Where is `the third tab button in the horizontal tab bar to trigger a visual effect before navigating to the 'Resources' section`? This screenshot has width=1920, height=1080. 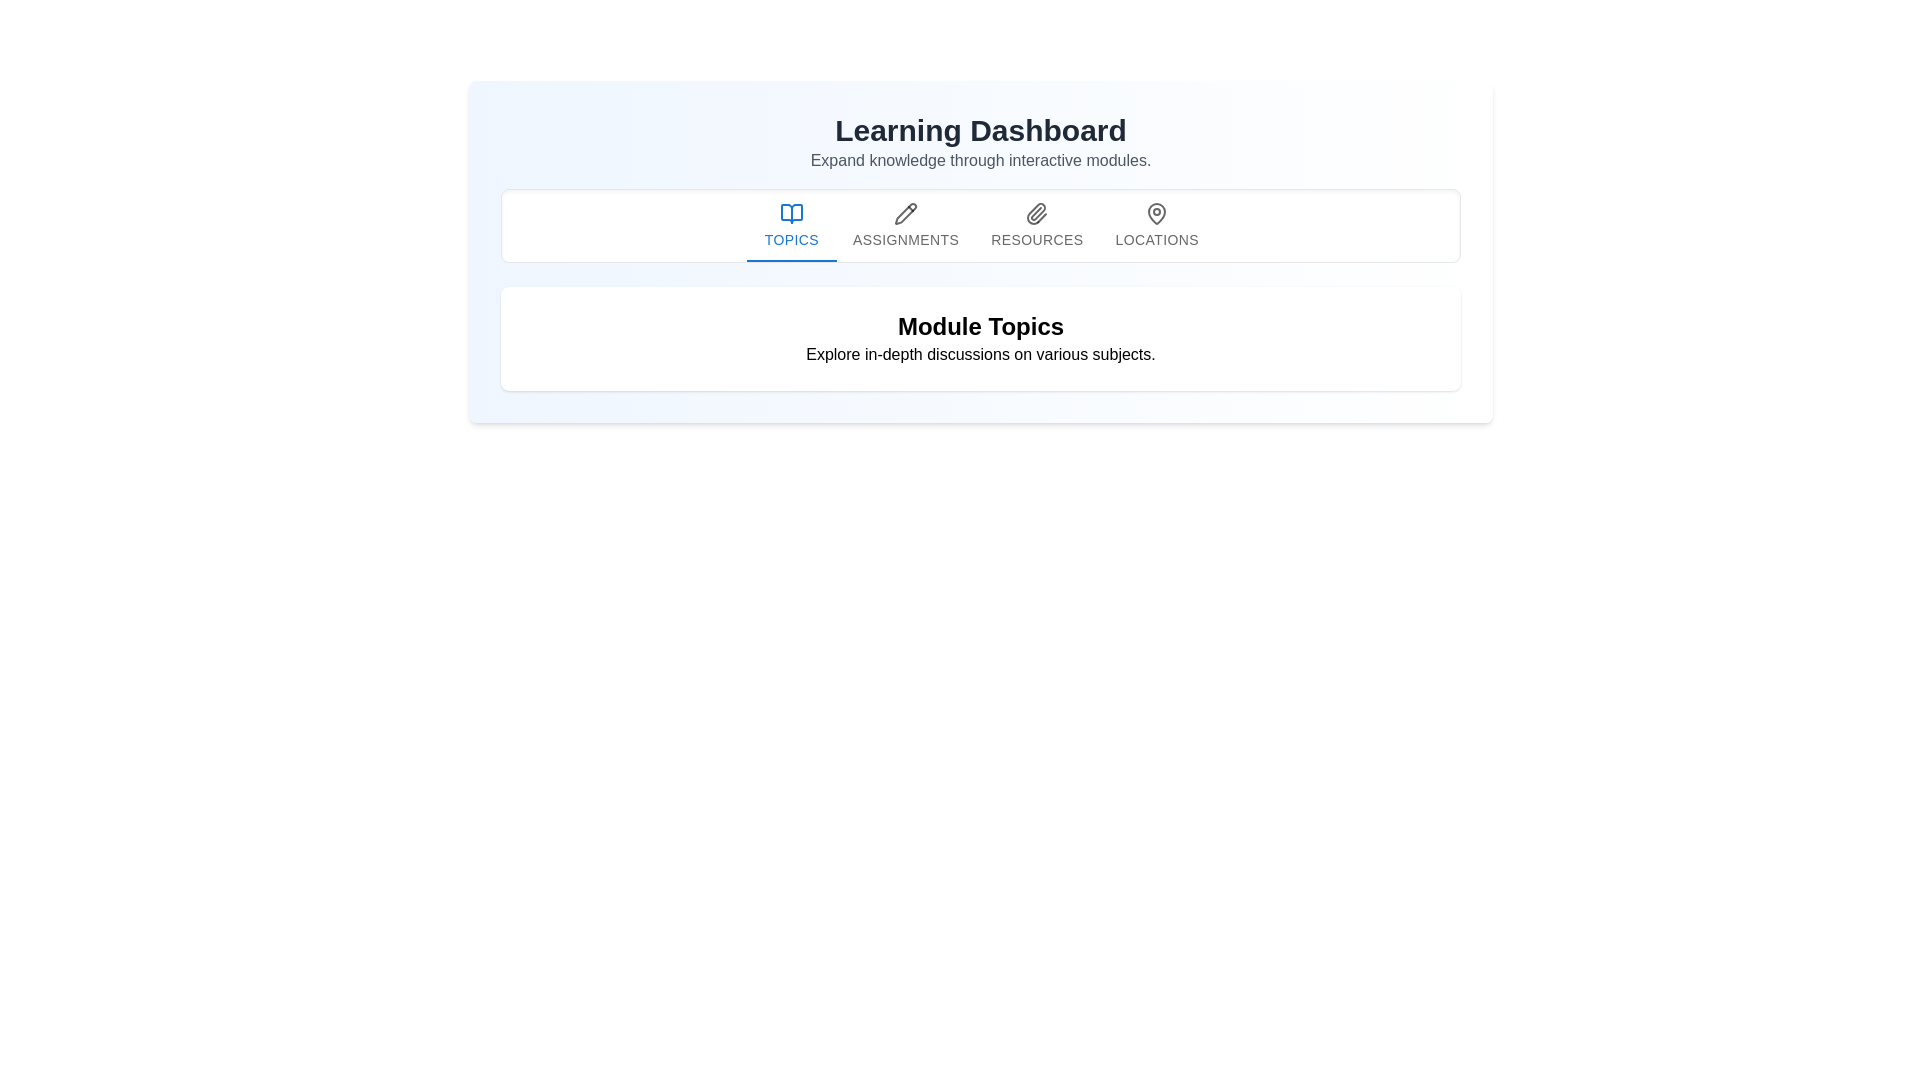
the third tab button in the horizontal tab bar to trigger a visual effect before navigating to the 'Resources' section is located at coordinates (1037, 225).